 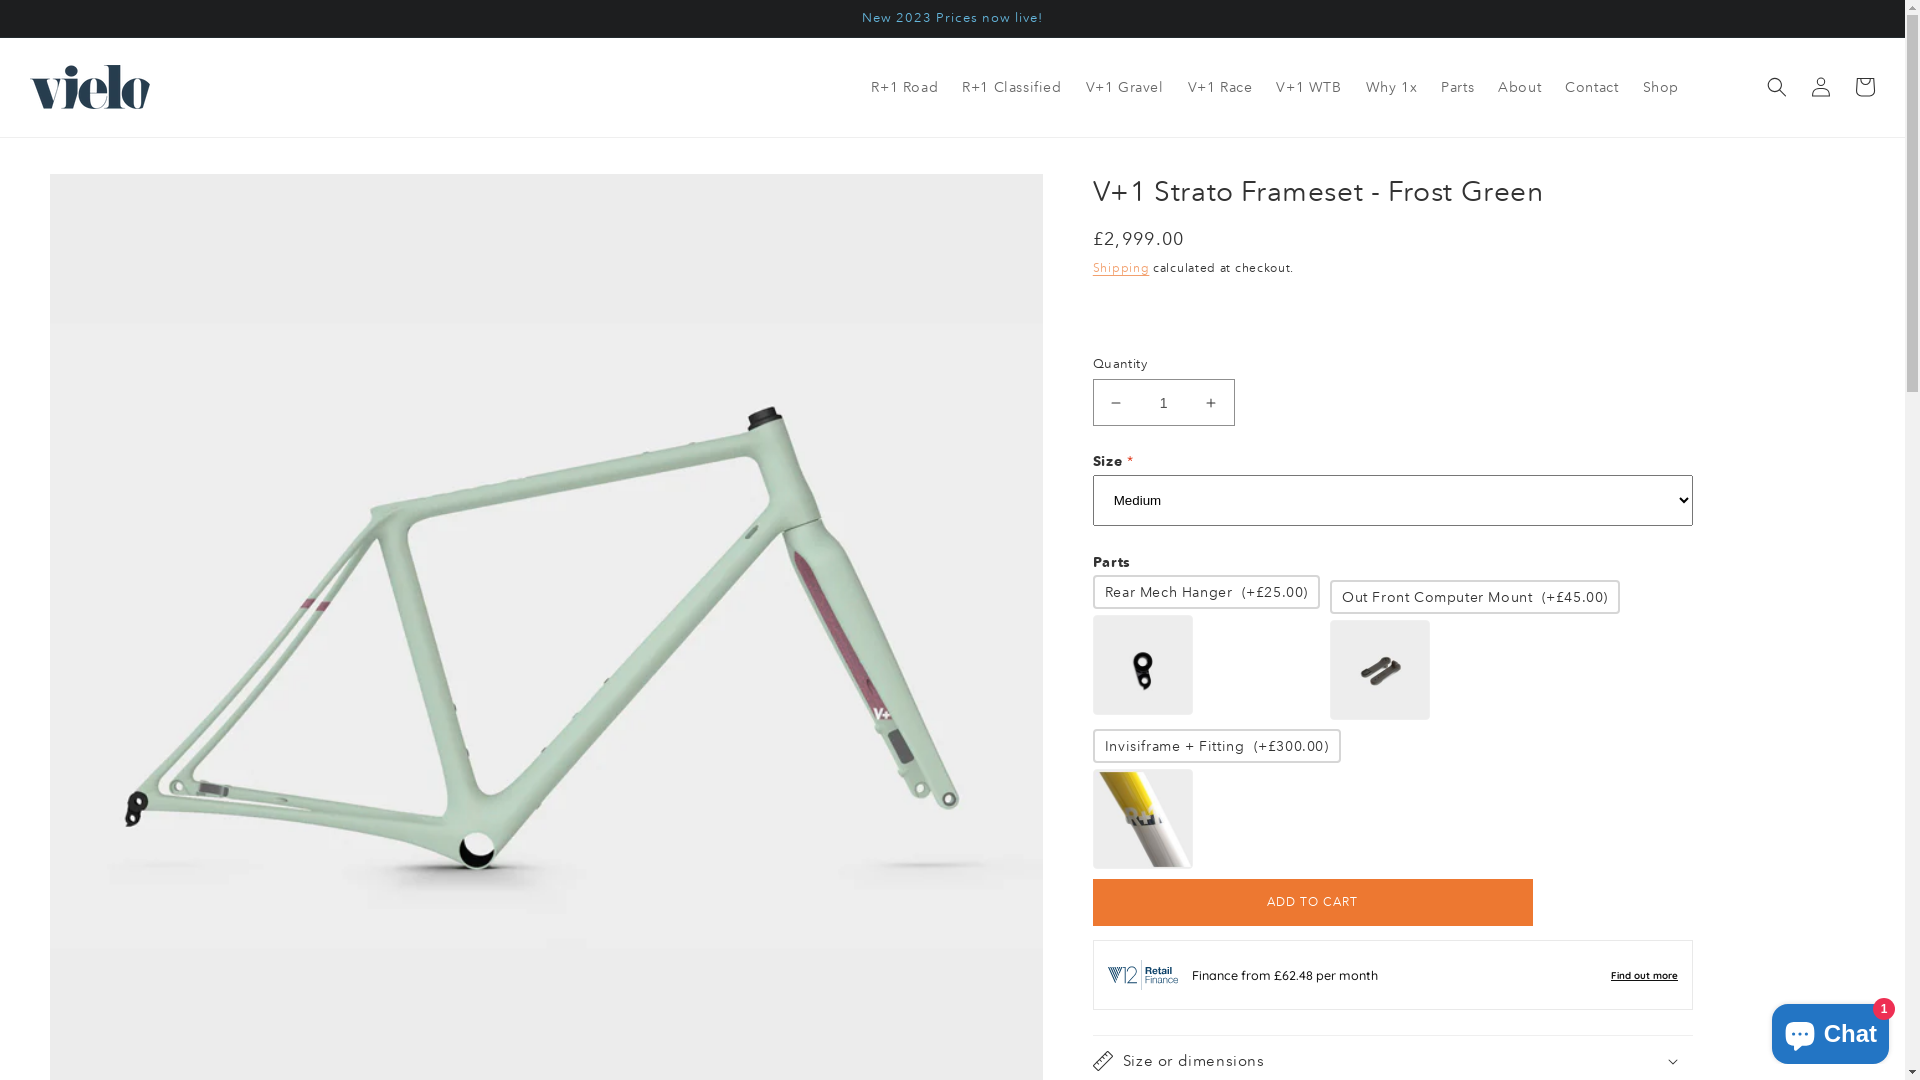 I want to click on 'Increase quantity for V+1 Strato Frameset - Frost Green', so click(x=1189, y=402).